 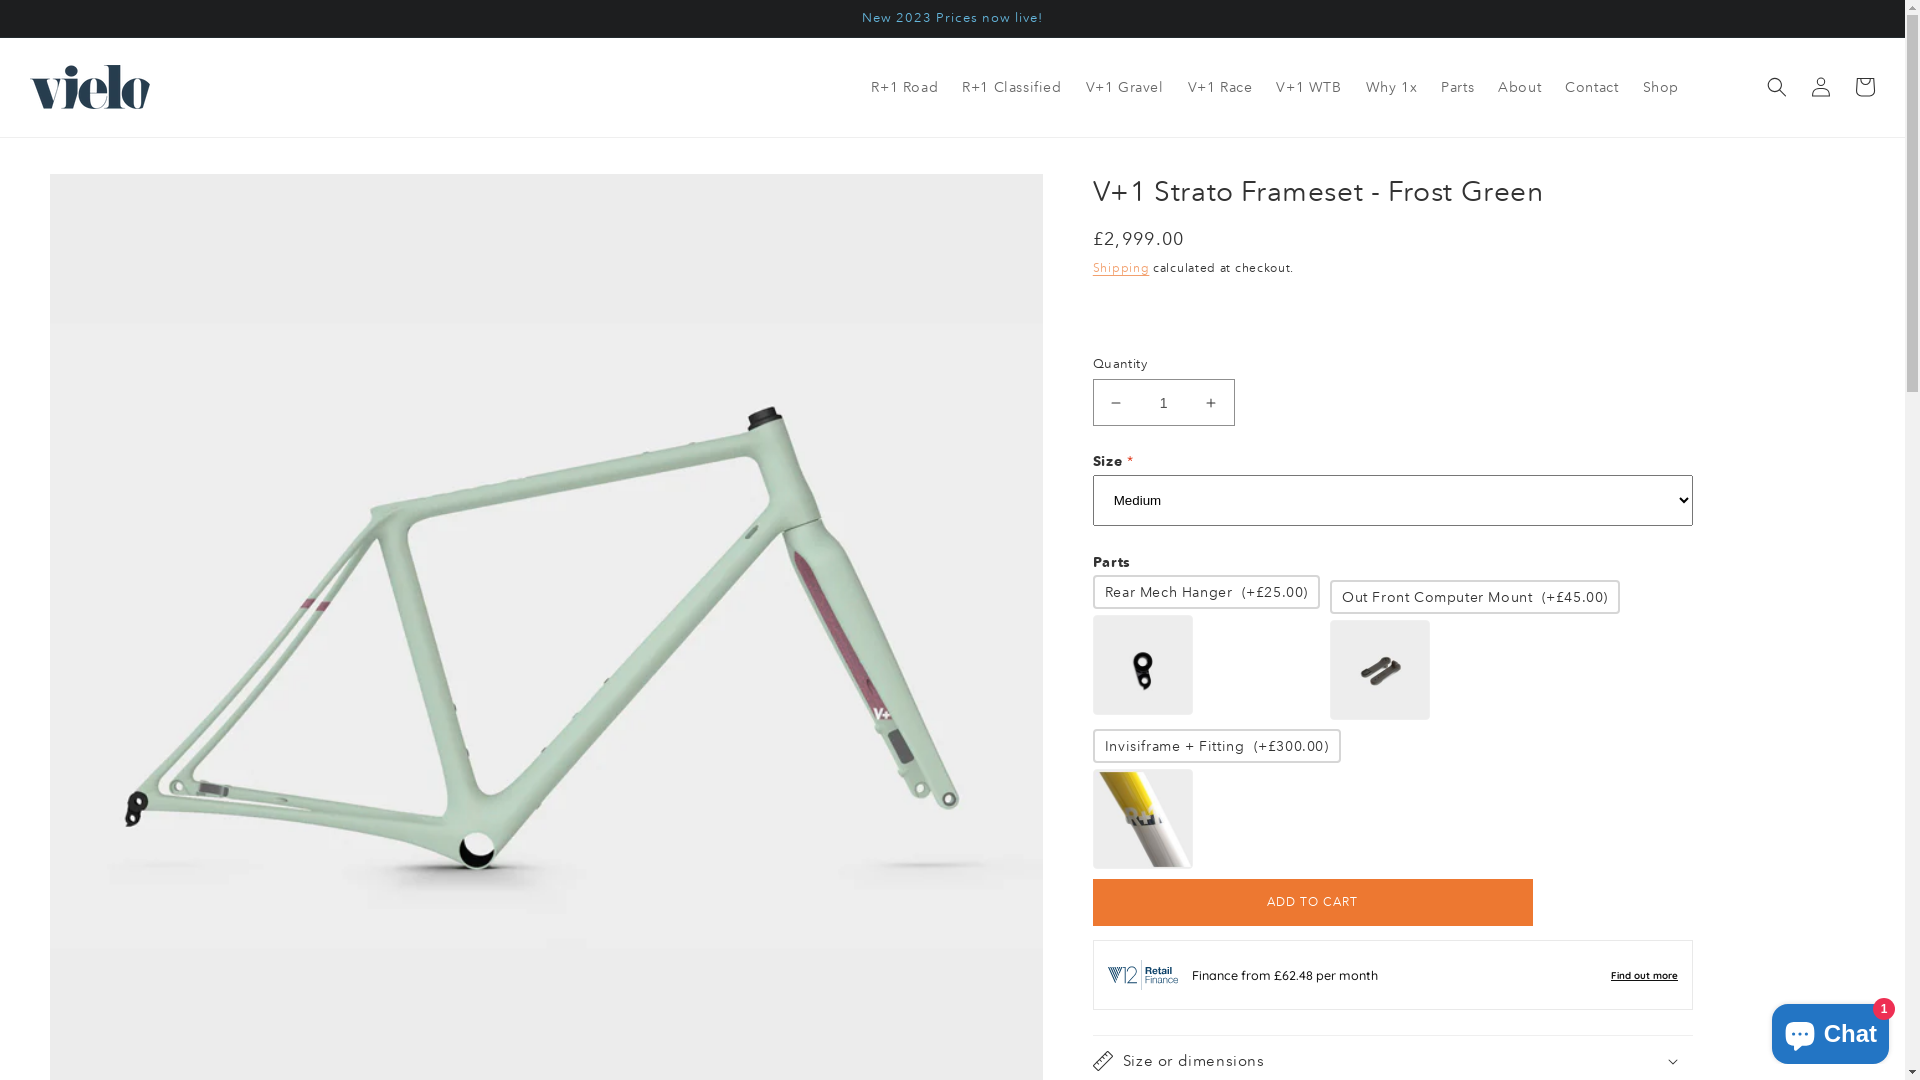 I want to click on 'Increase quantity for V+1 Strato Frameset - Frost Green', so click(x=1189, y=402).